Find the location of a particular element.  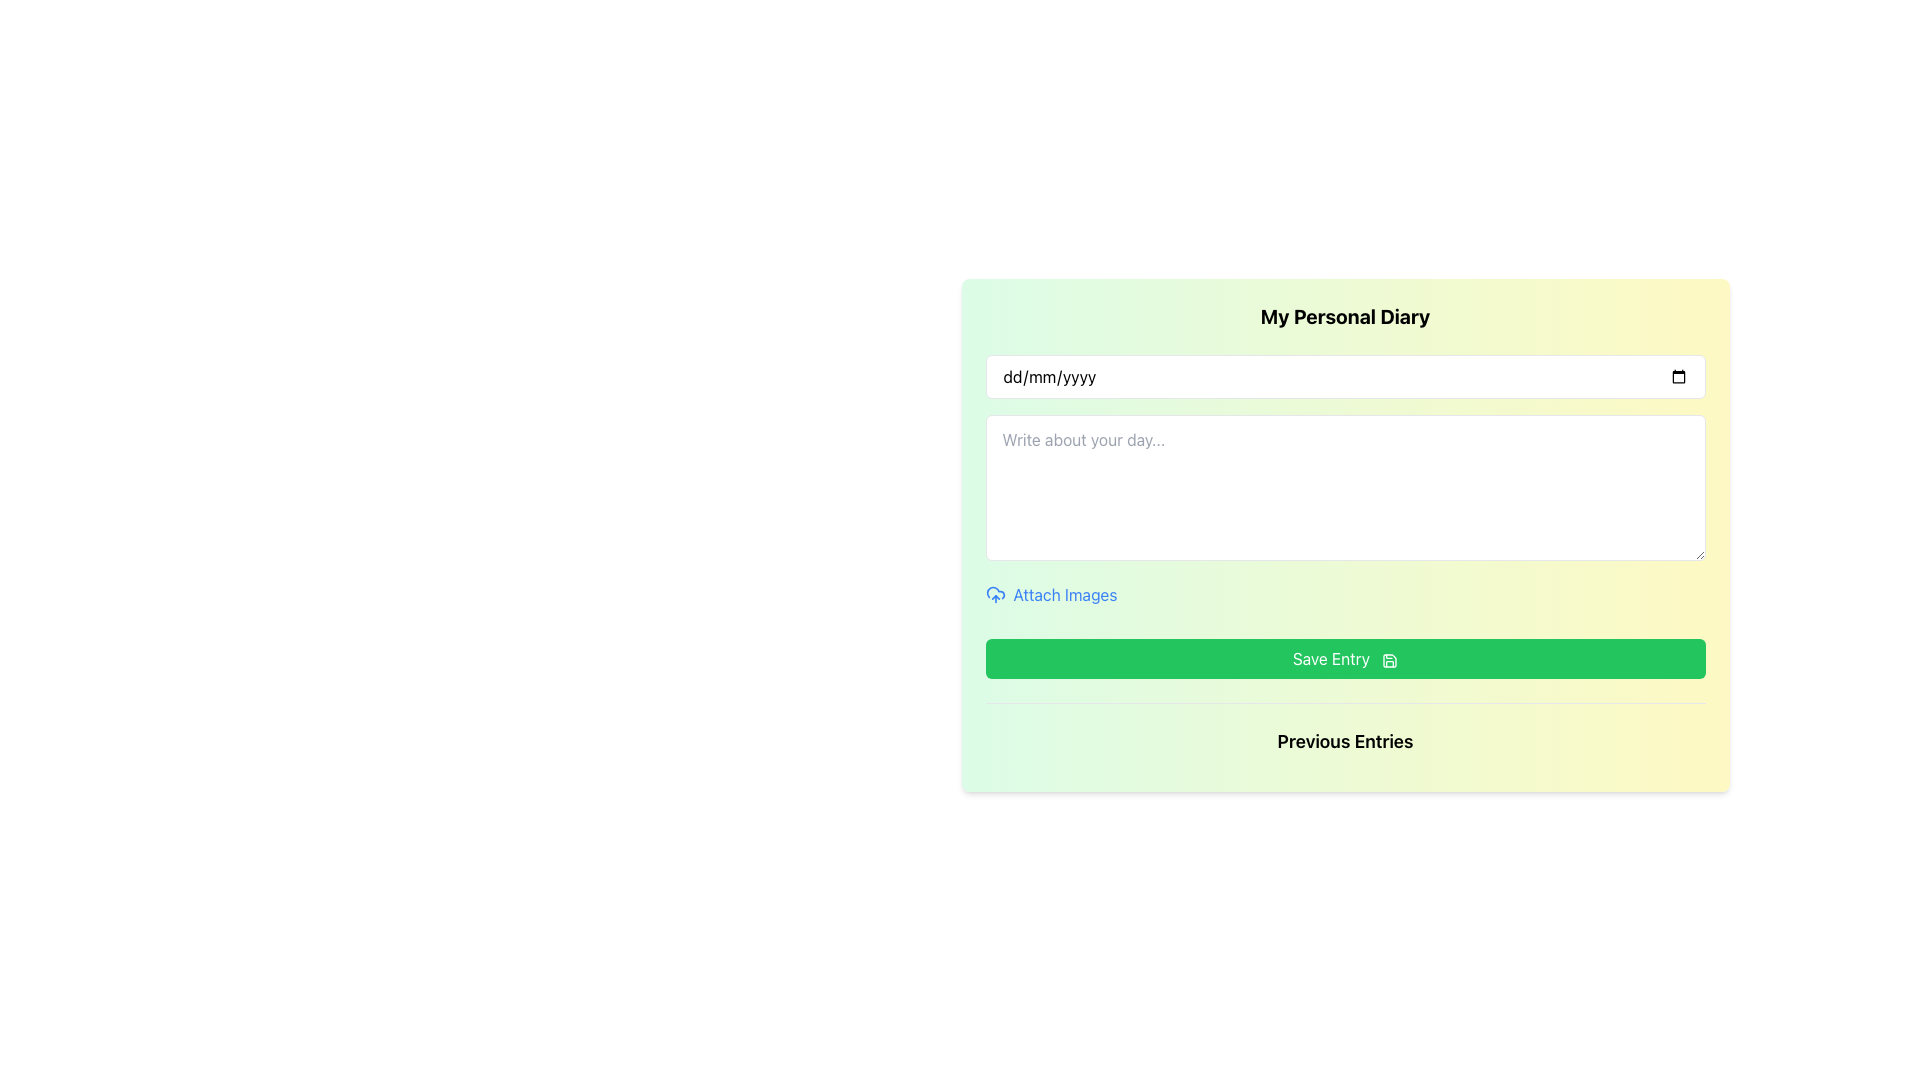

the 'Save Entry' button which contains the SVG icon representing the 'Save Entry' action, located towards the right side of the button is located at coordinates (1389, 660).